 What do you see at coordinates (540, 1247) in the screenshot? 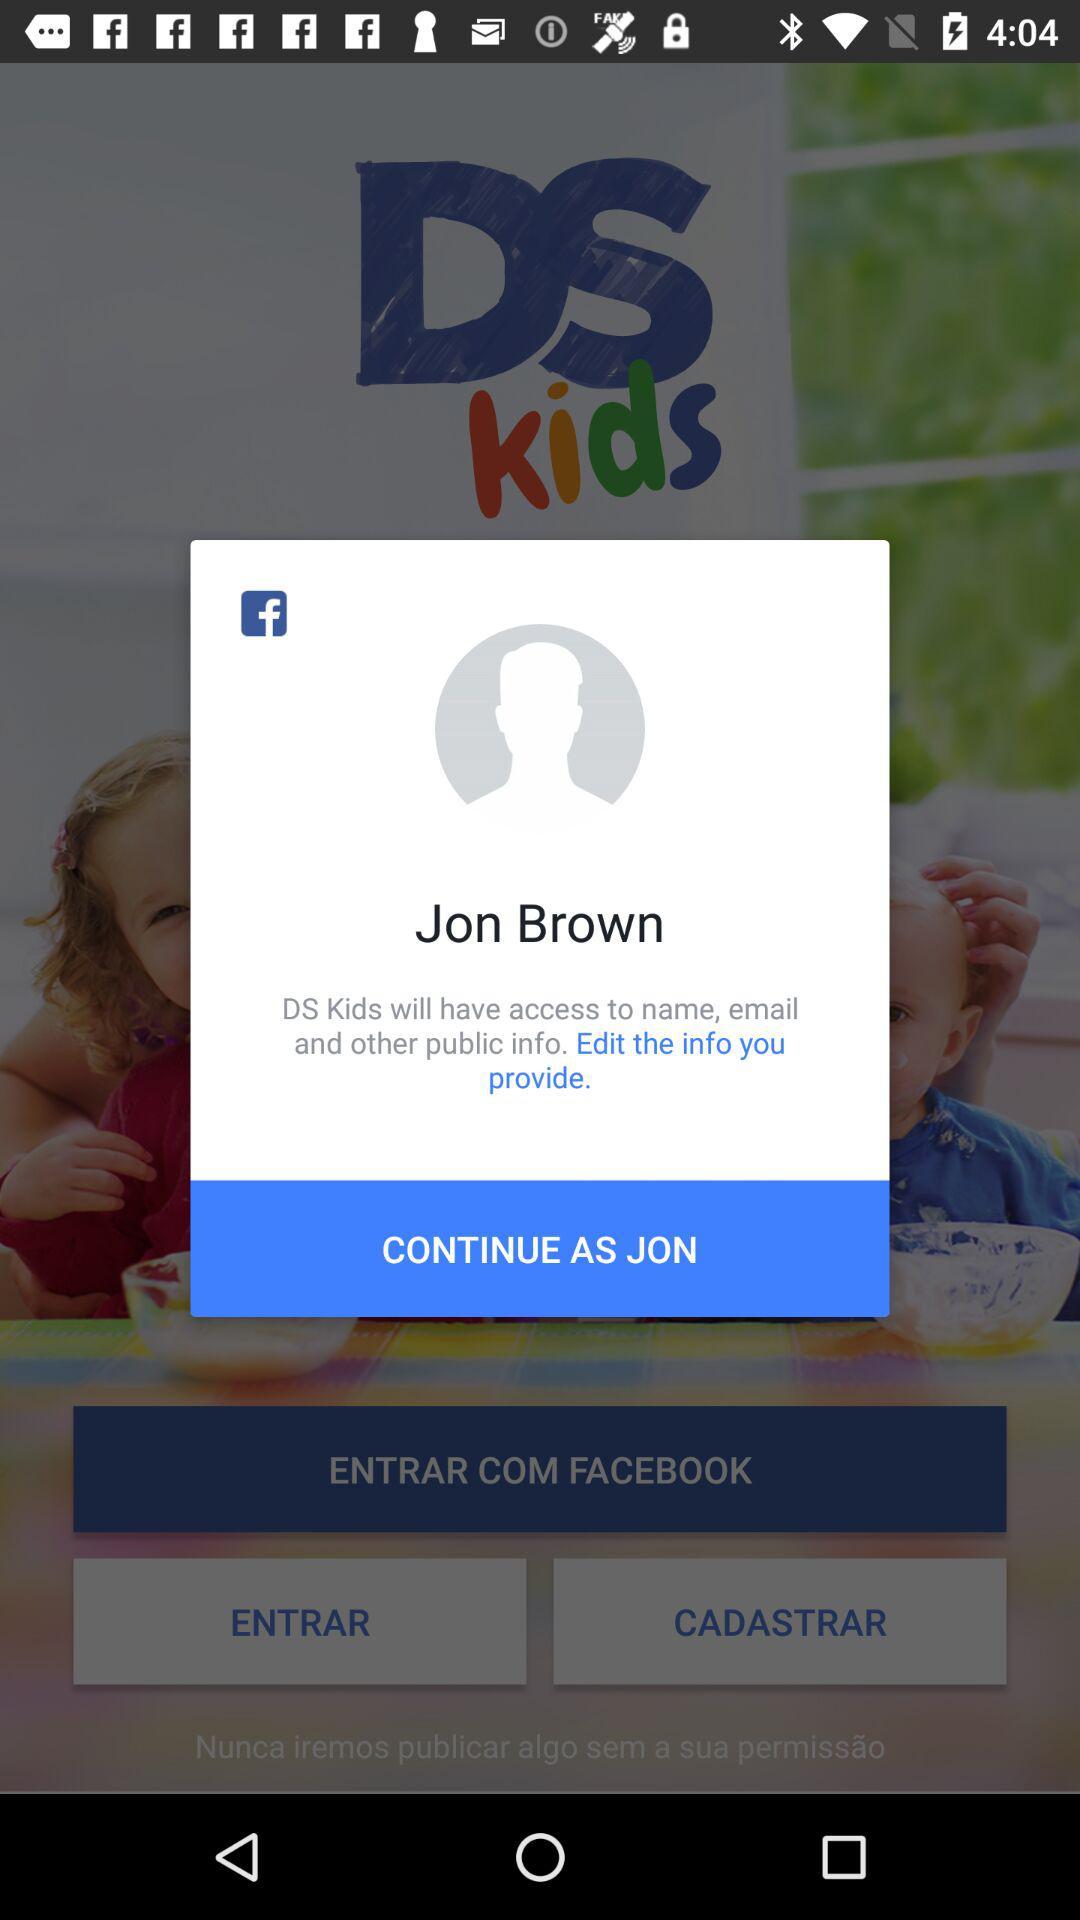
I see `continue as jon` at bounding box center [540, 1247].